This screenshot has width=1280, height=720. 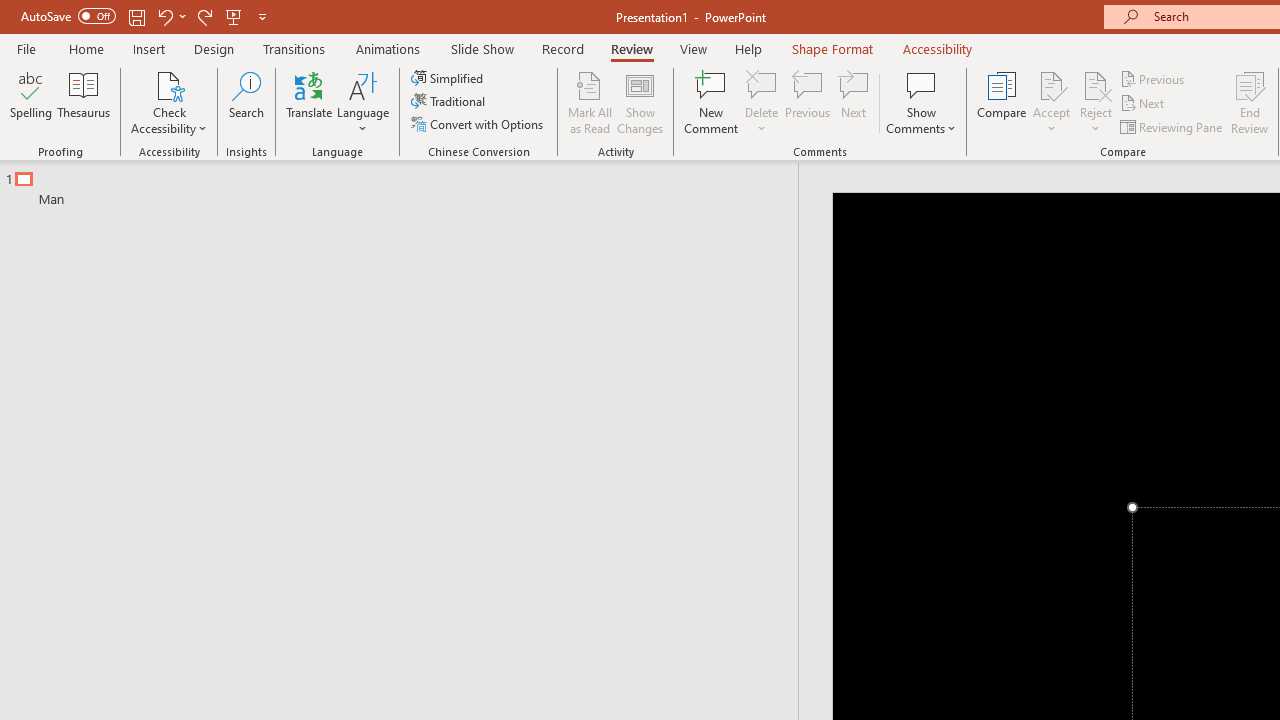 What do you see at coordinates (1050, 103) in the screenshot?
I see `'Accept'` at bounding box center [1050, 103].